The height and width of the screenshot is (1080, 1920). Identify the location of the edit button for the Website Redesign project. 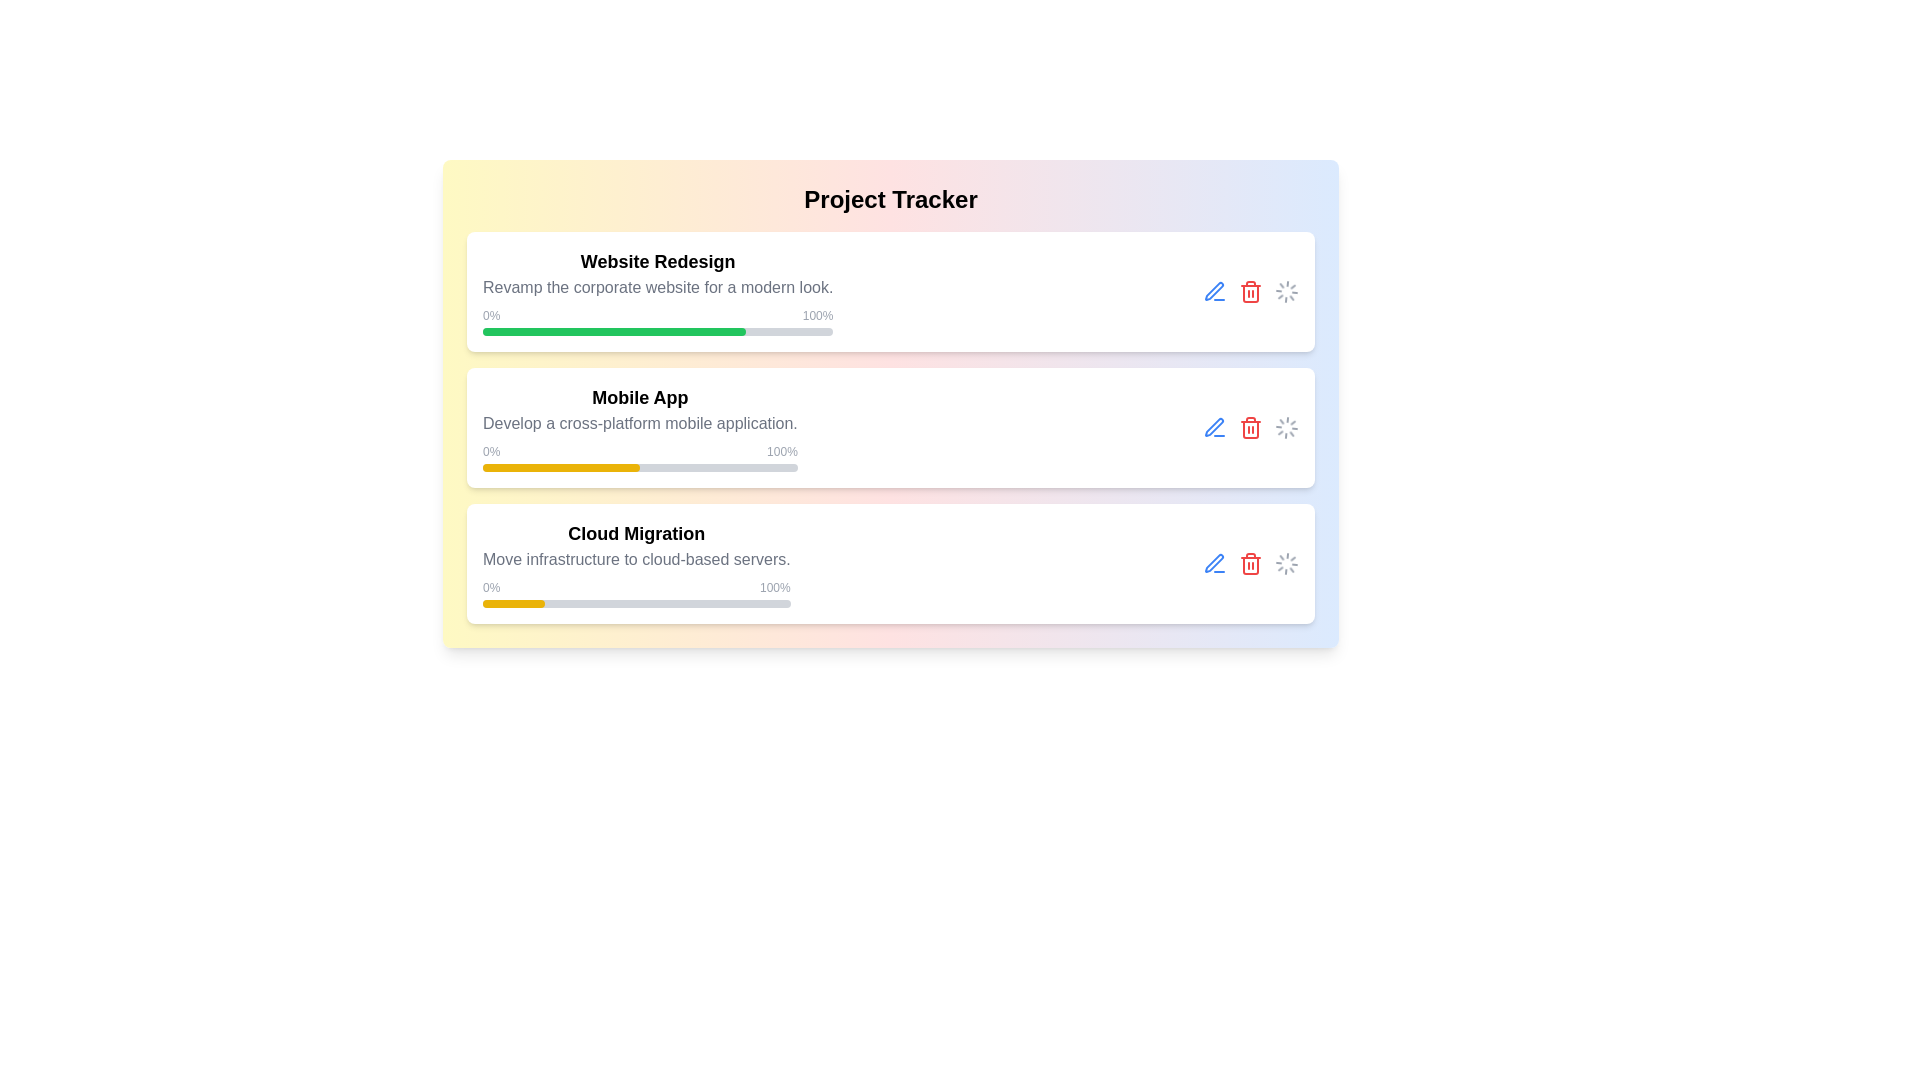
(1213, 292).